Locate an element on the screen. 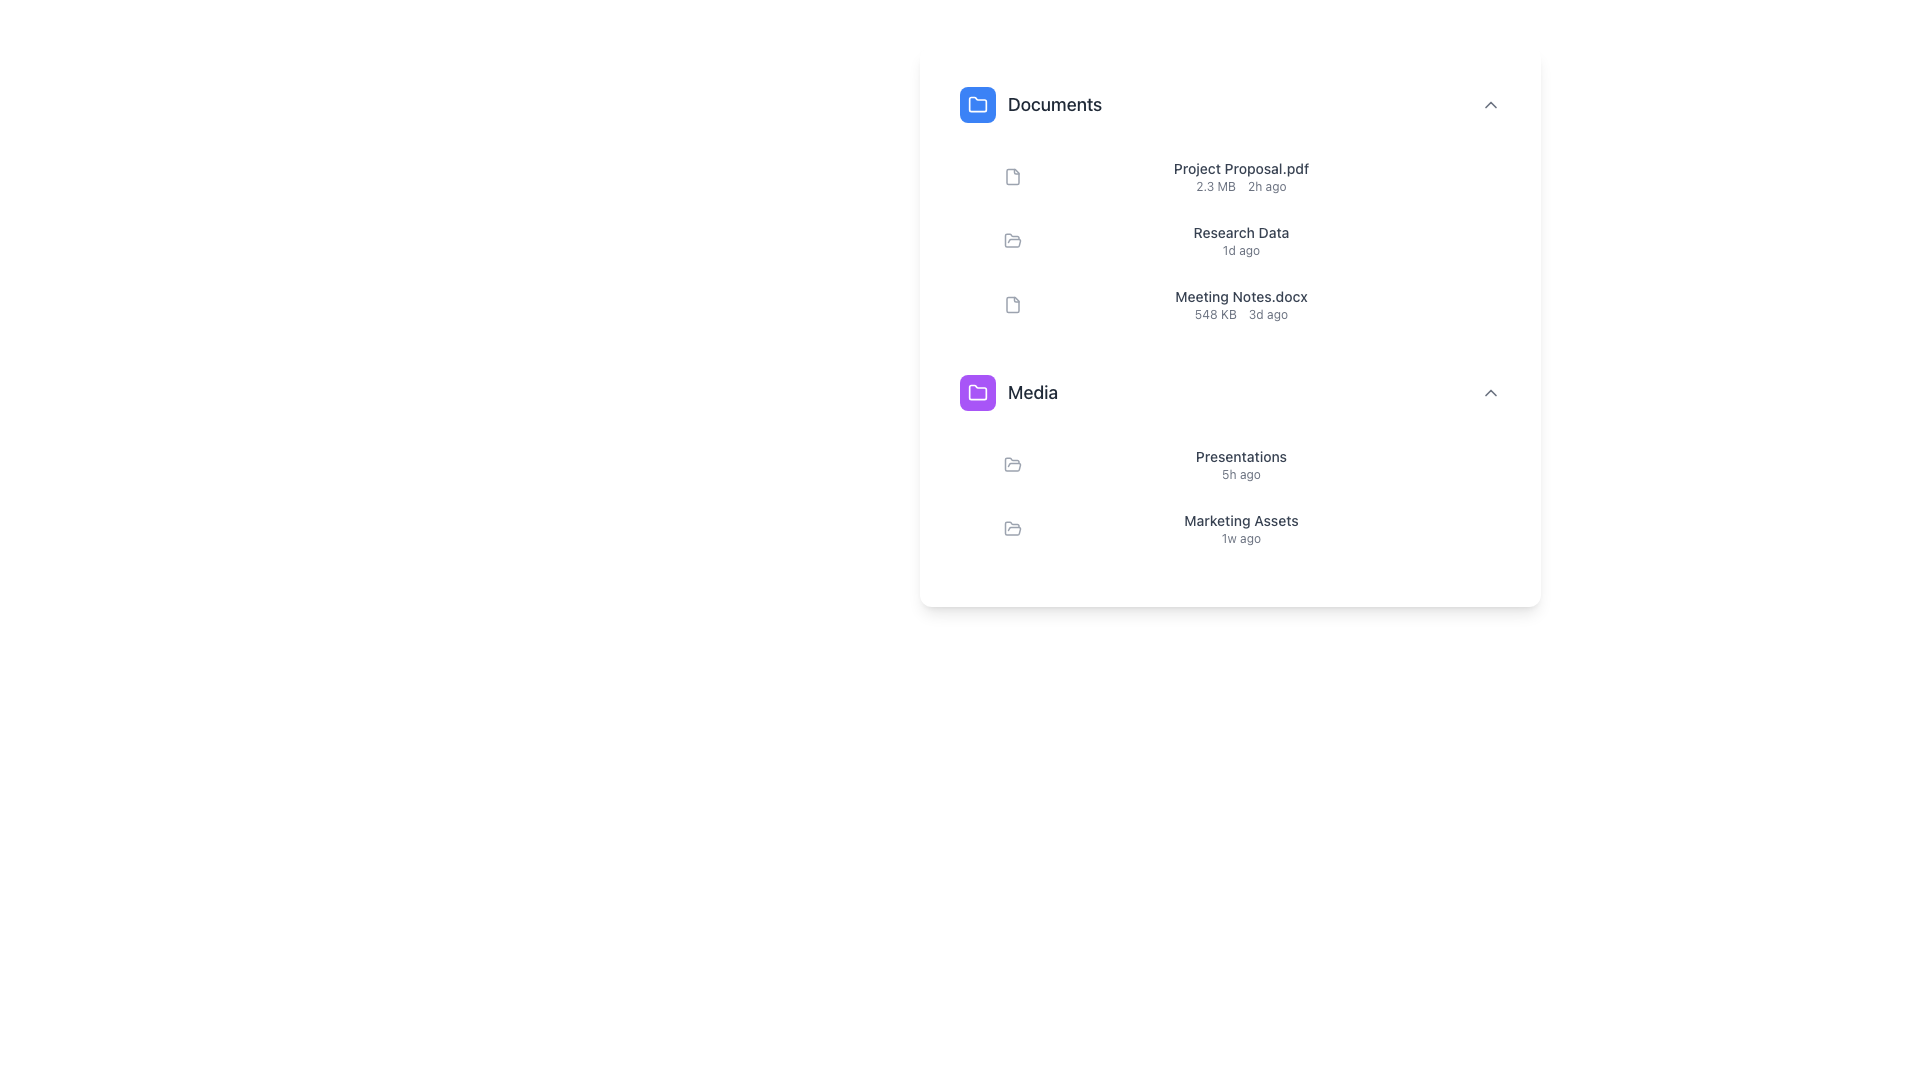 The width and height of the screenshot is (1920, 1080). the informational text displaying '548 KB 3d ago' which is located below the 'Meeting Notes.docx' label is located at coordinates (1240, 315).